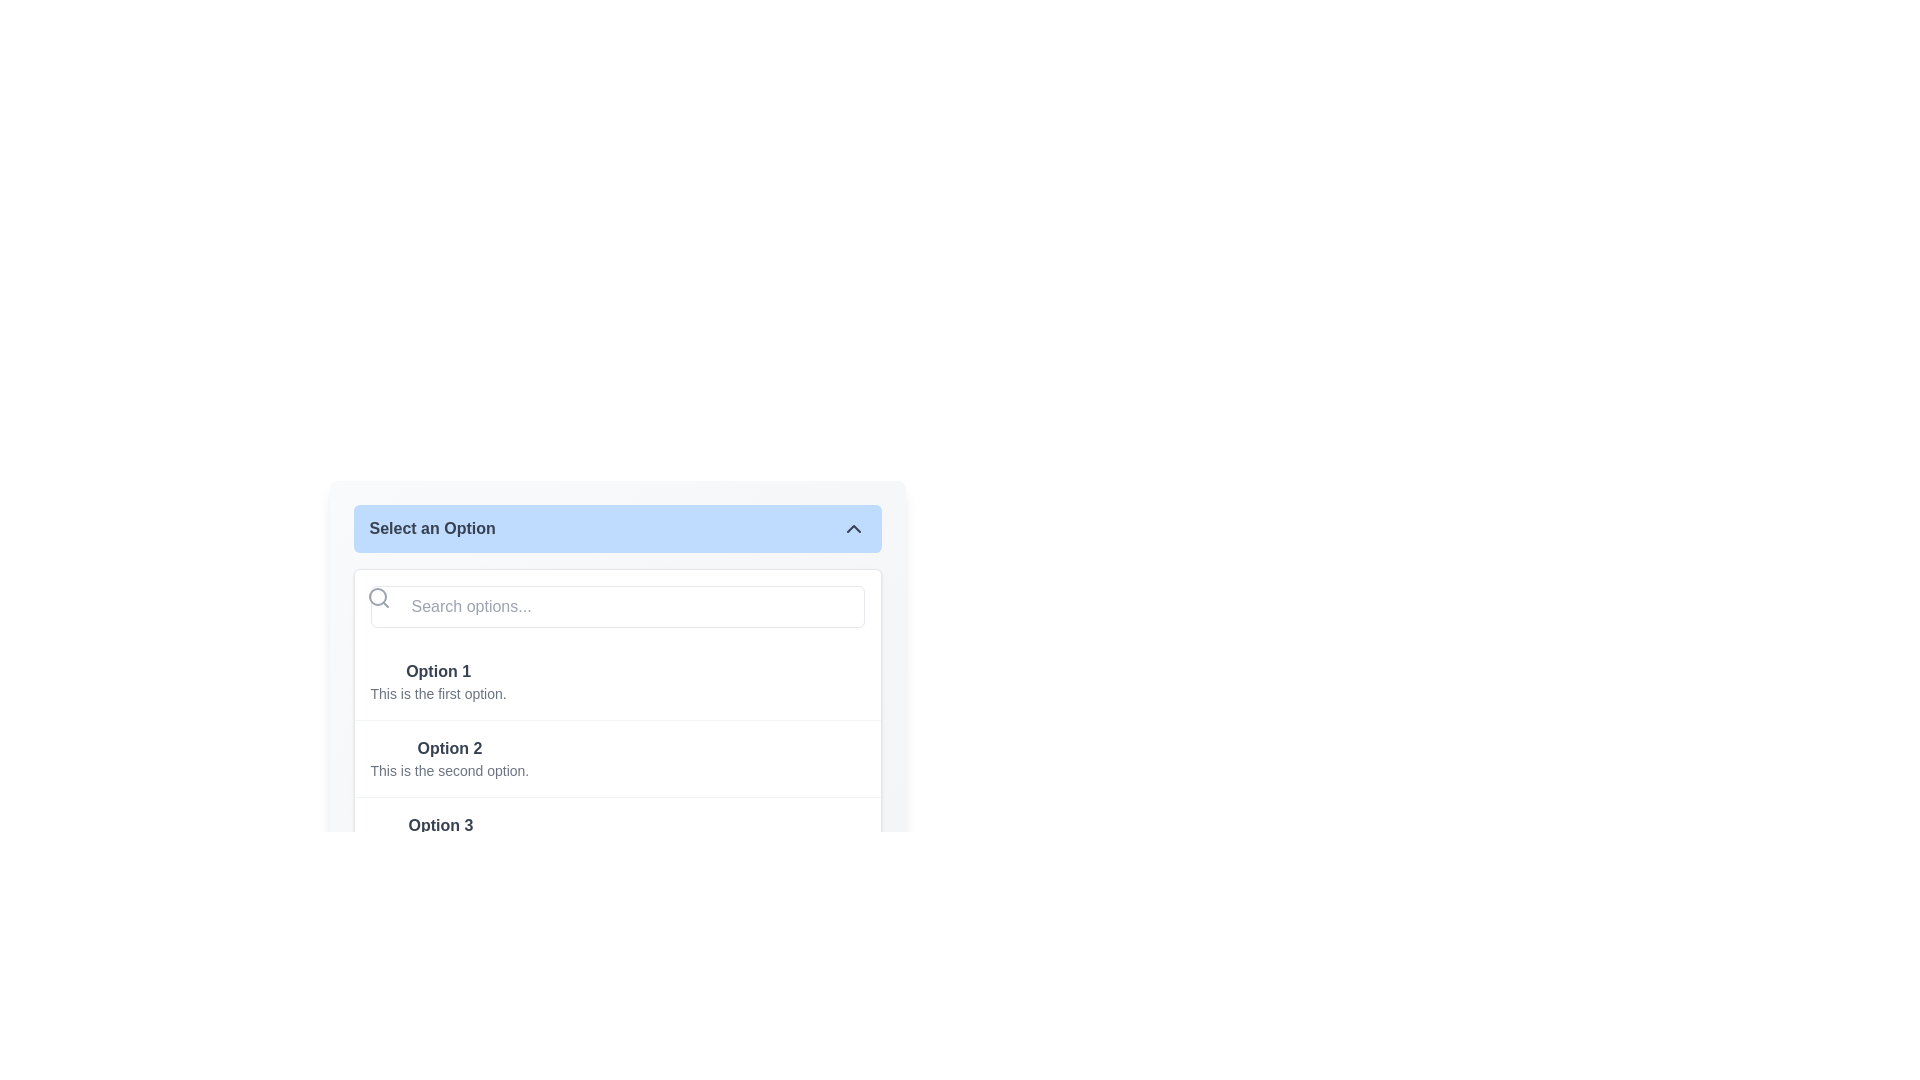 Image resolution: width=1920 pixels, height=1080 pixels. I want to click on the text label that serves as the title or identifier for a selectable option within a dropdown or list interface, positioned directly above the description stating 'This is the first option', so click(437, 671).